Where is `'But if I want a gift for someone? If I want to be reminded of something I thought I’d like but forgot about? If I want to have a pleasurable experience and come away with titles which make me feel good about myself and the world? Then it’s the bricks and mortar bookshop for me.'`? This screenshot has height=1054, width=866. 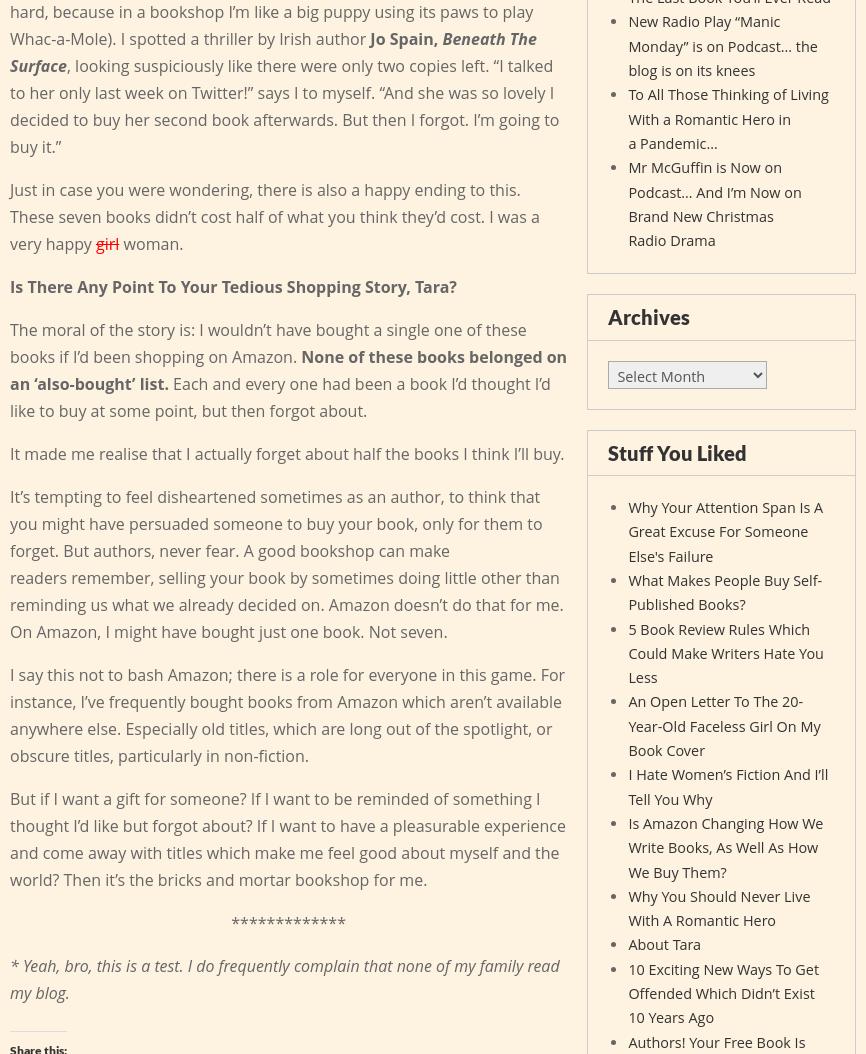 'But if I want a gift for someone? If I want to be reminded of something I thought I’d like but forgot about? If I want to have a pleasurable experience and come away with titles which make me feel good about myself and the world? Then it’s the bricks and mortar bookshop for me.' is located at coordinates (286, 838).